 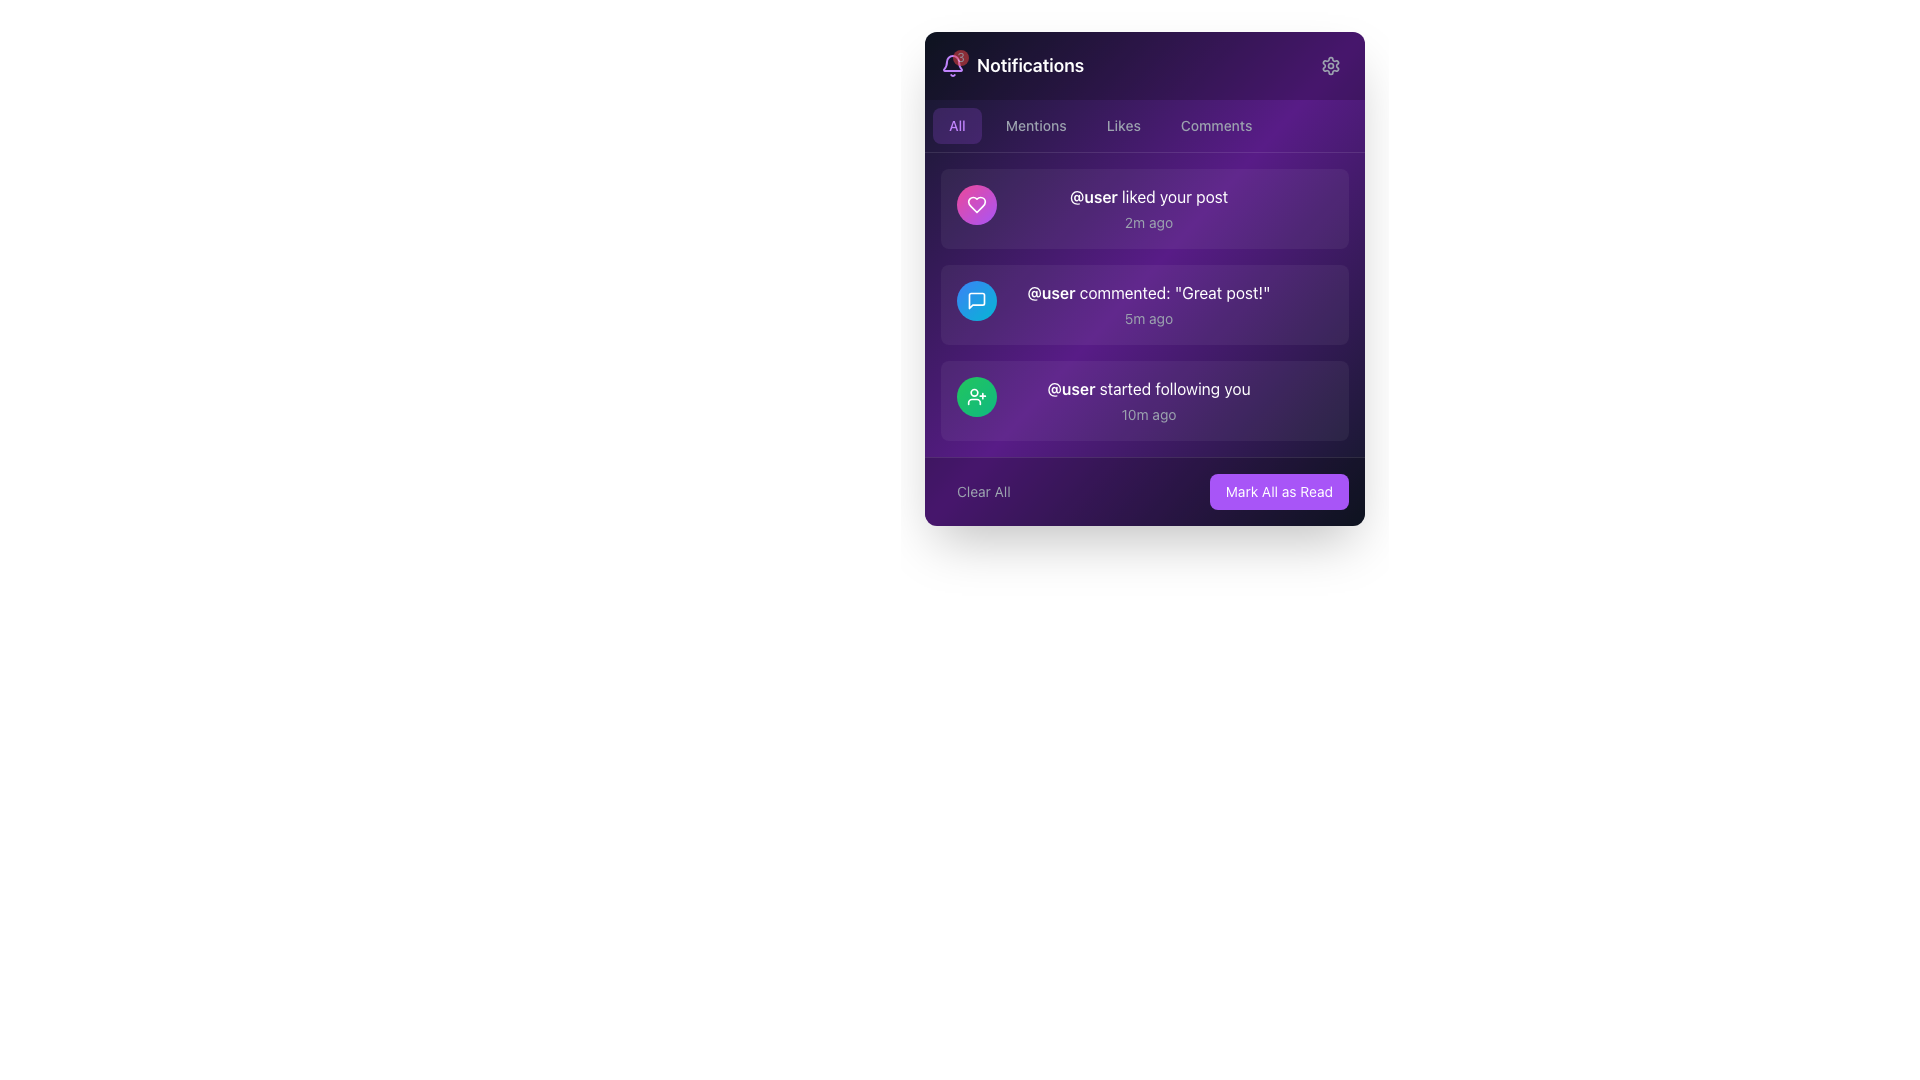 What do you see at coordinates (1145, 401) in the screenshot?
I see `the '@user' text within the third Notification Card in the Notifications panel, which indicates that '@user' has started following the user` at bounding box center [1145, 401].